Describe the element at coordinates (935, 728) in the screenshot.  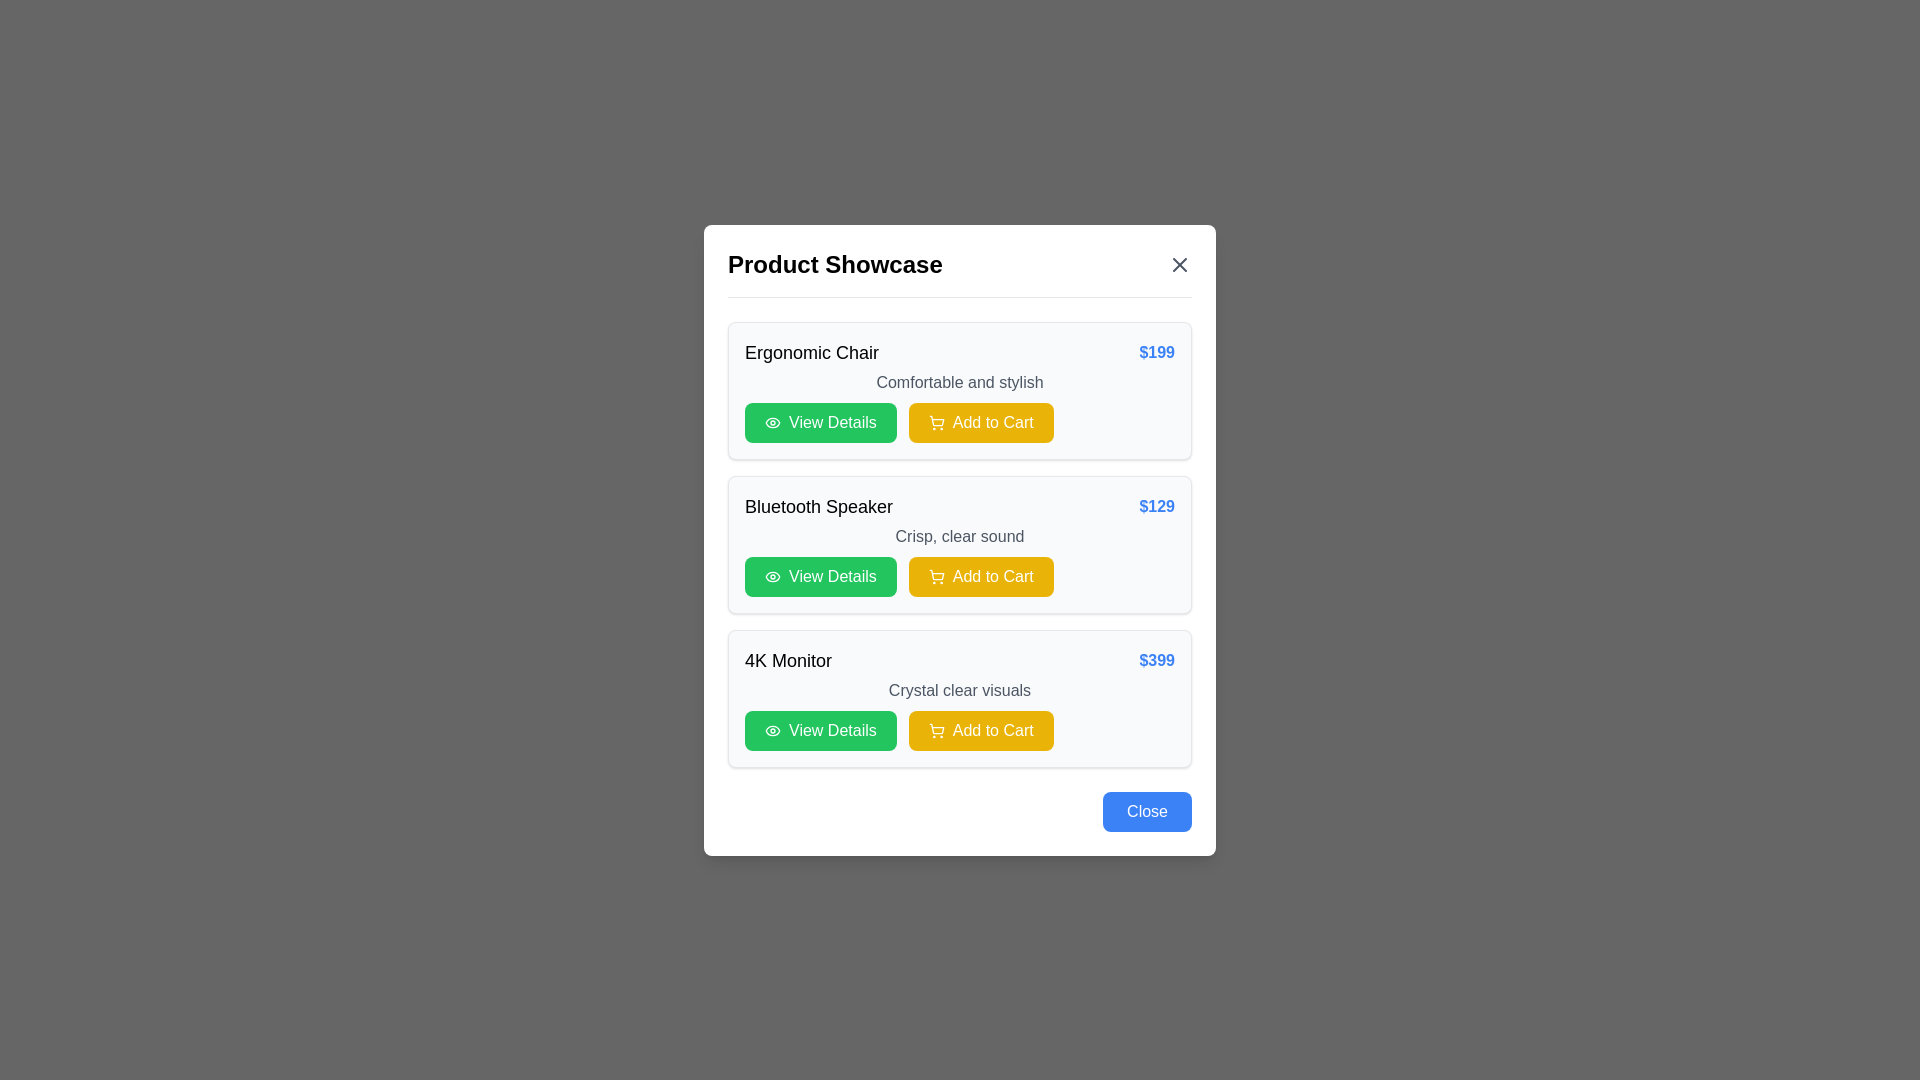
I see `the shopping cart icon located to the right of the 'Add to Cart' button for the '4K Monitor' item in the product showcase dialog` at that location.